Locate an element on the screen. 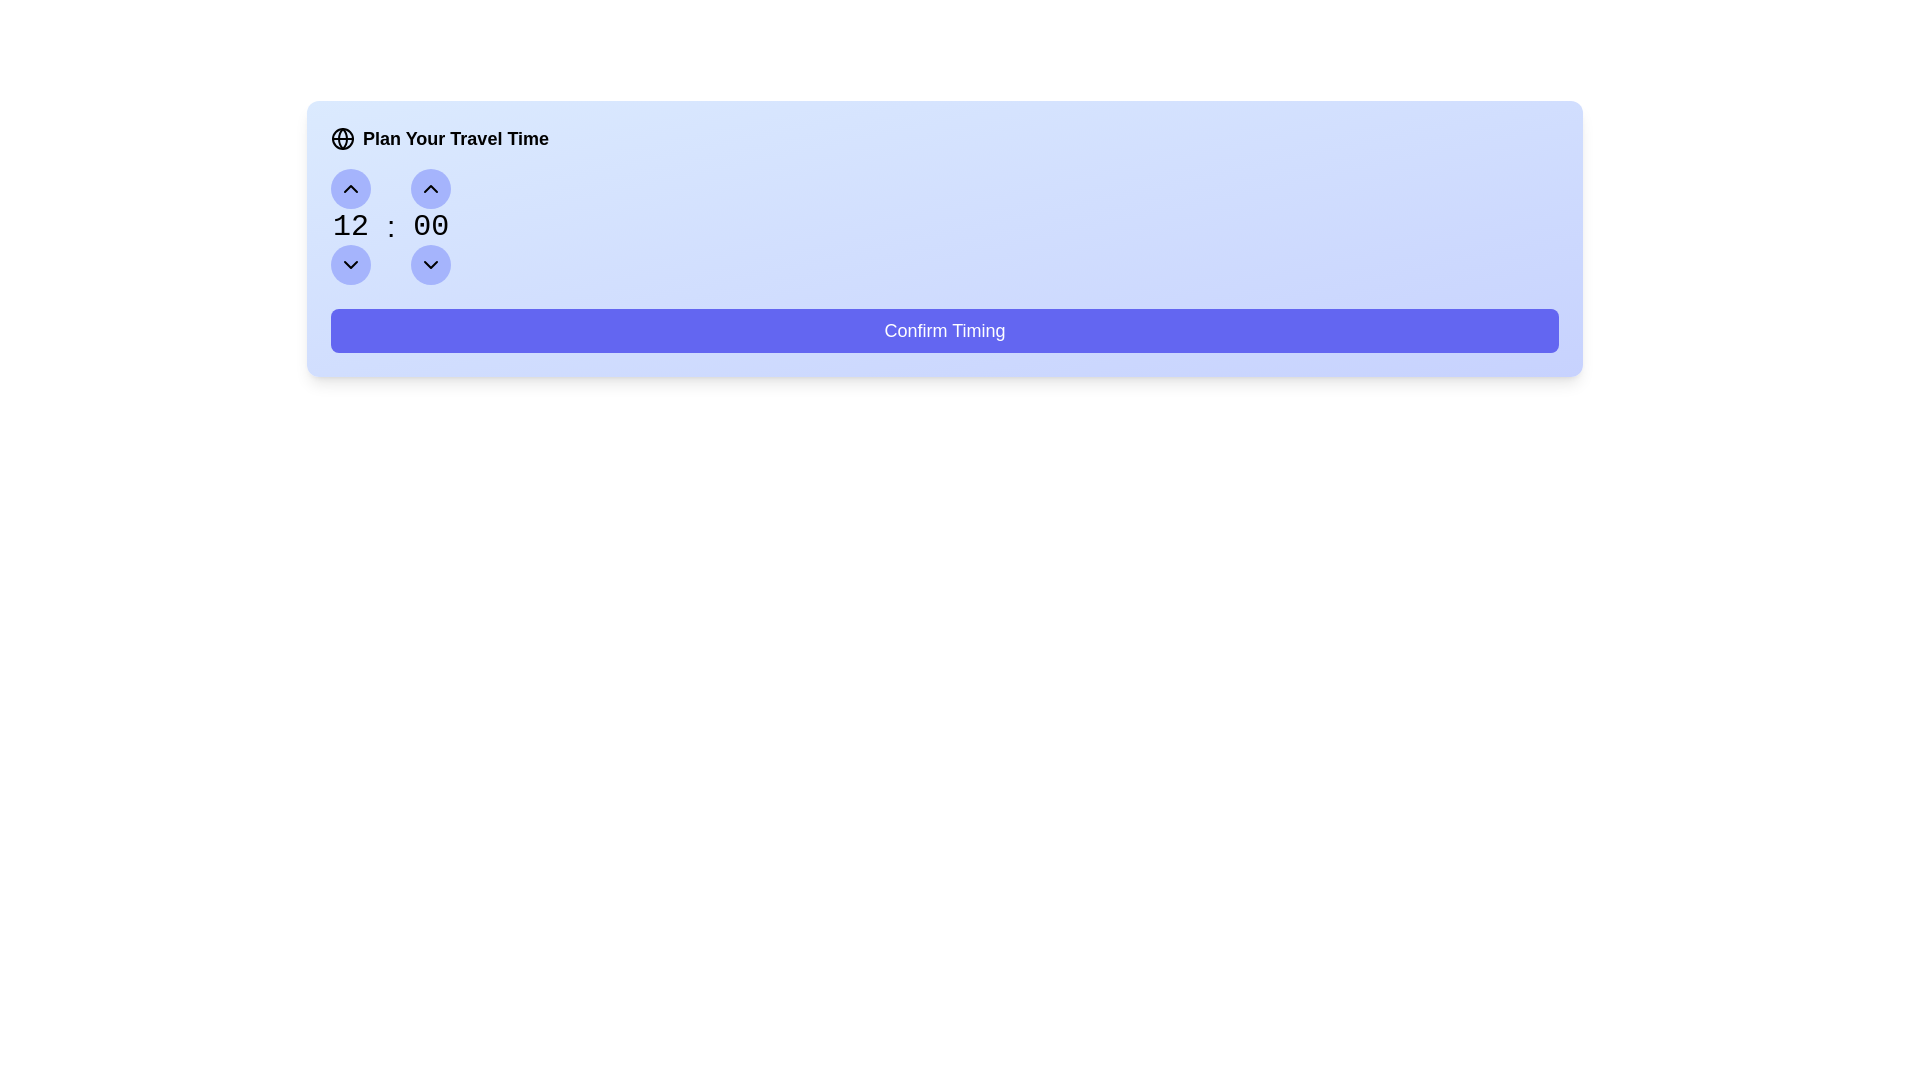  the travel icon located to the far left of the header area under the label 'Plan Your Travel Time.' is located at coordinates (342, 137).